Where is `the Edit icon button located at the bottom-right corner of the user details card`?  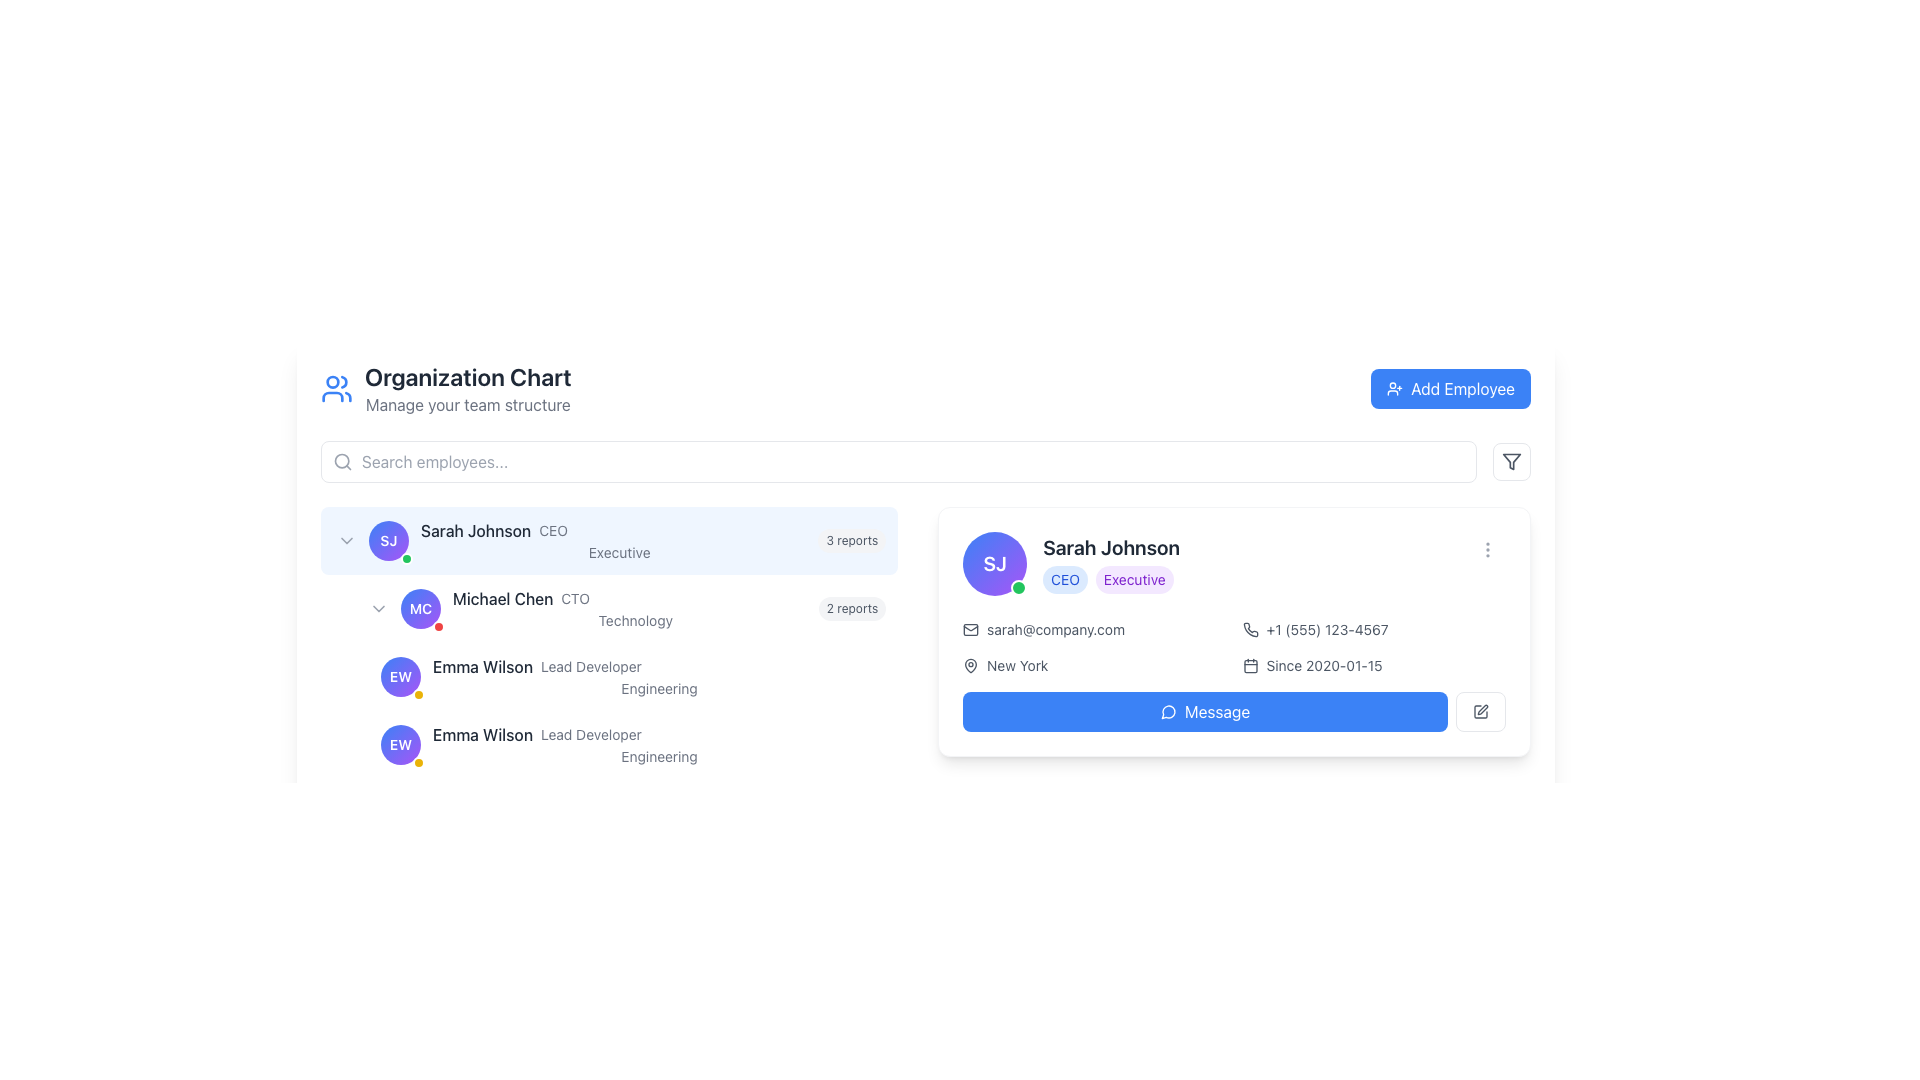
the Edit icon button located at the bottom-right corner of the user details card is located at coordinates (1481, 711).